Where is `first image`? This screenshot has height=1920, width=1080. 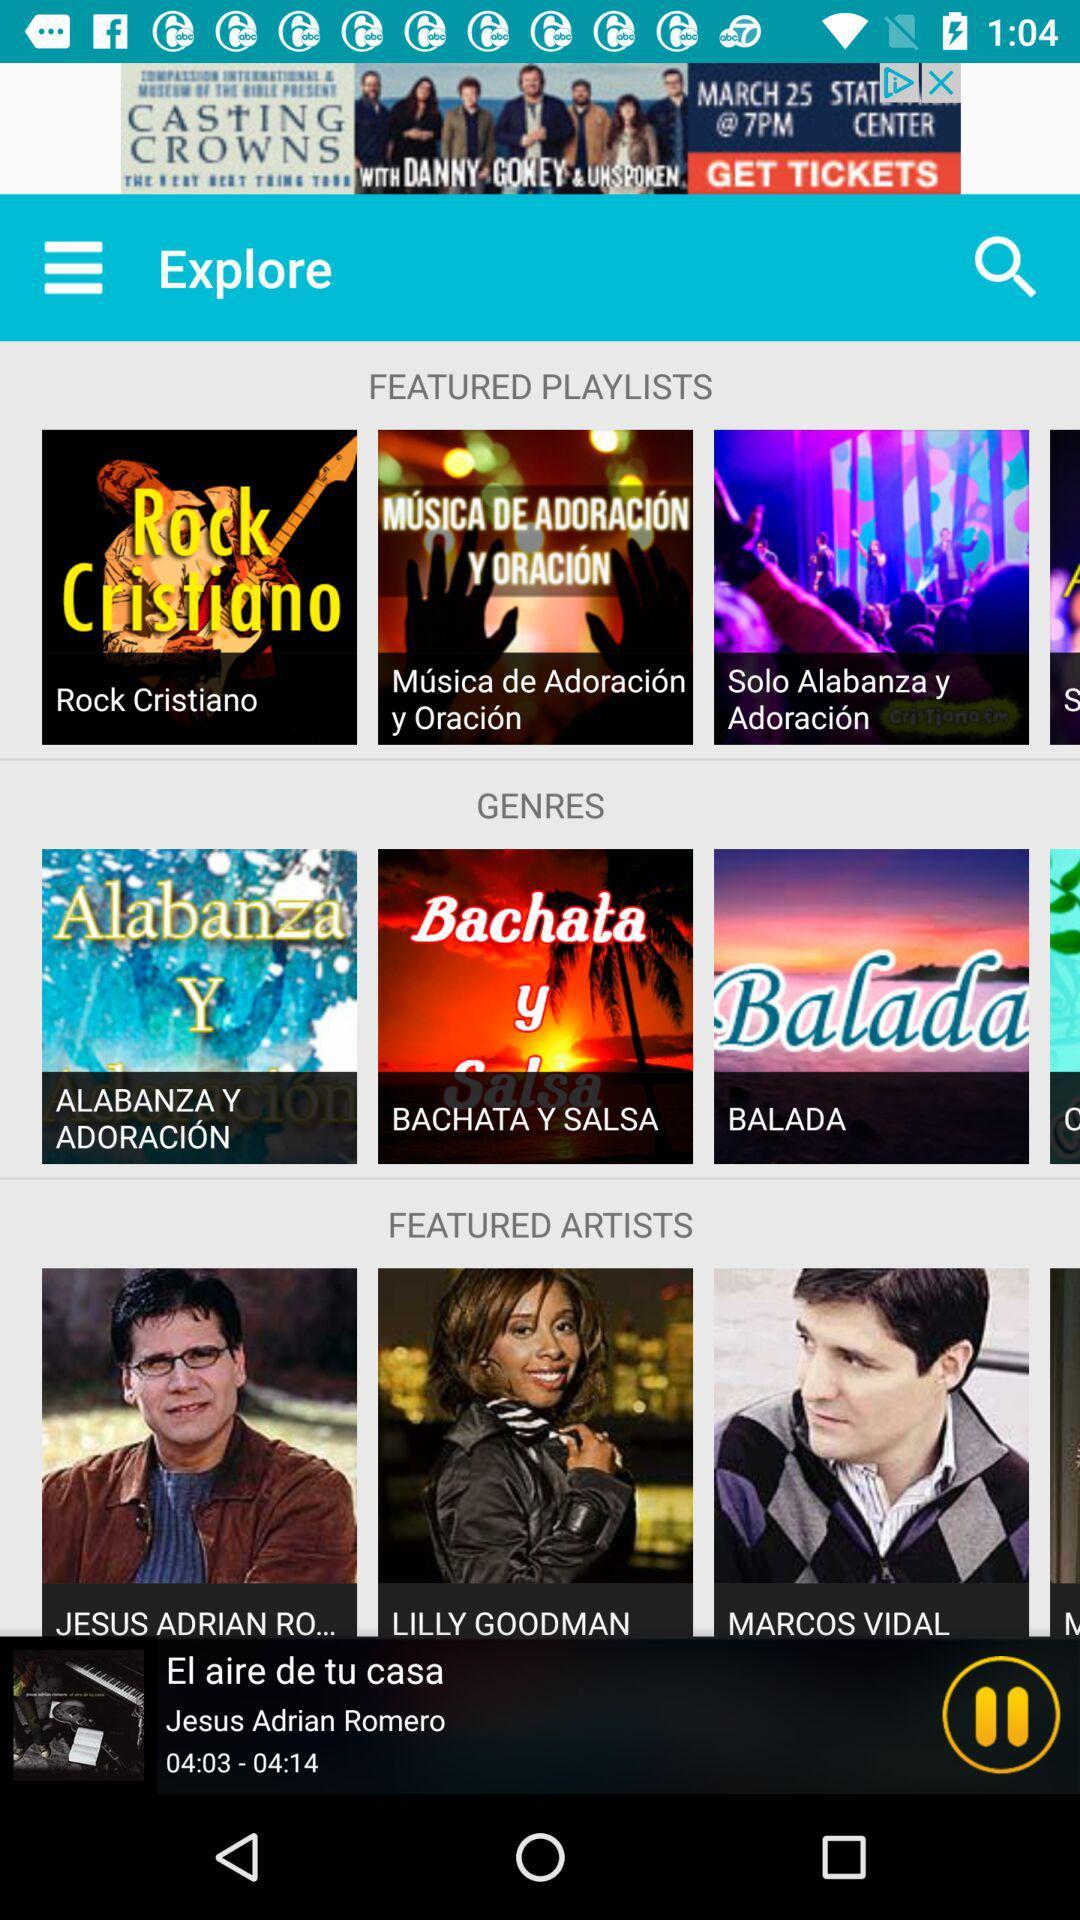 first image is located at coordinates (199, 586).